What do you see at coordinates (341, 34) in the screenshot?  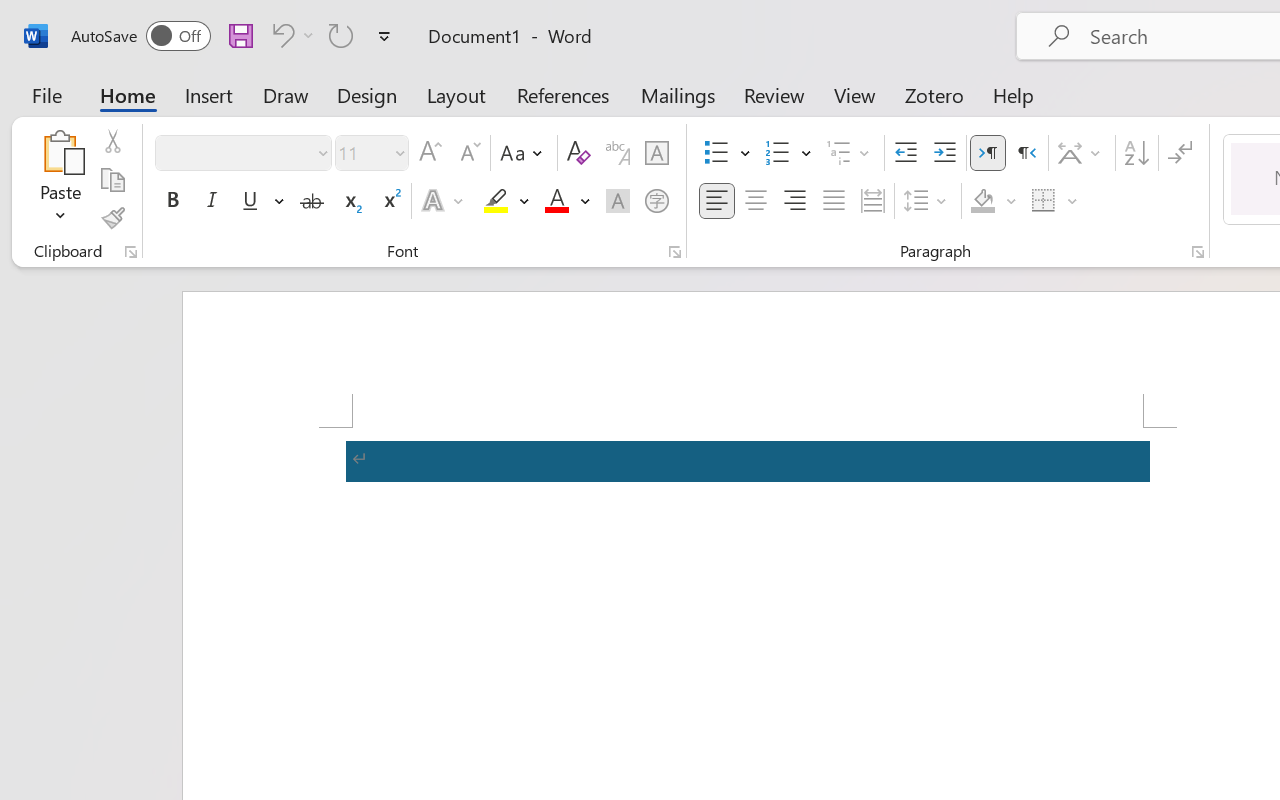 I see `'Repeat Accessibility Checker'` at bounding box center [341, 34].